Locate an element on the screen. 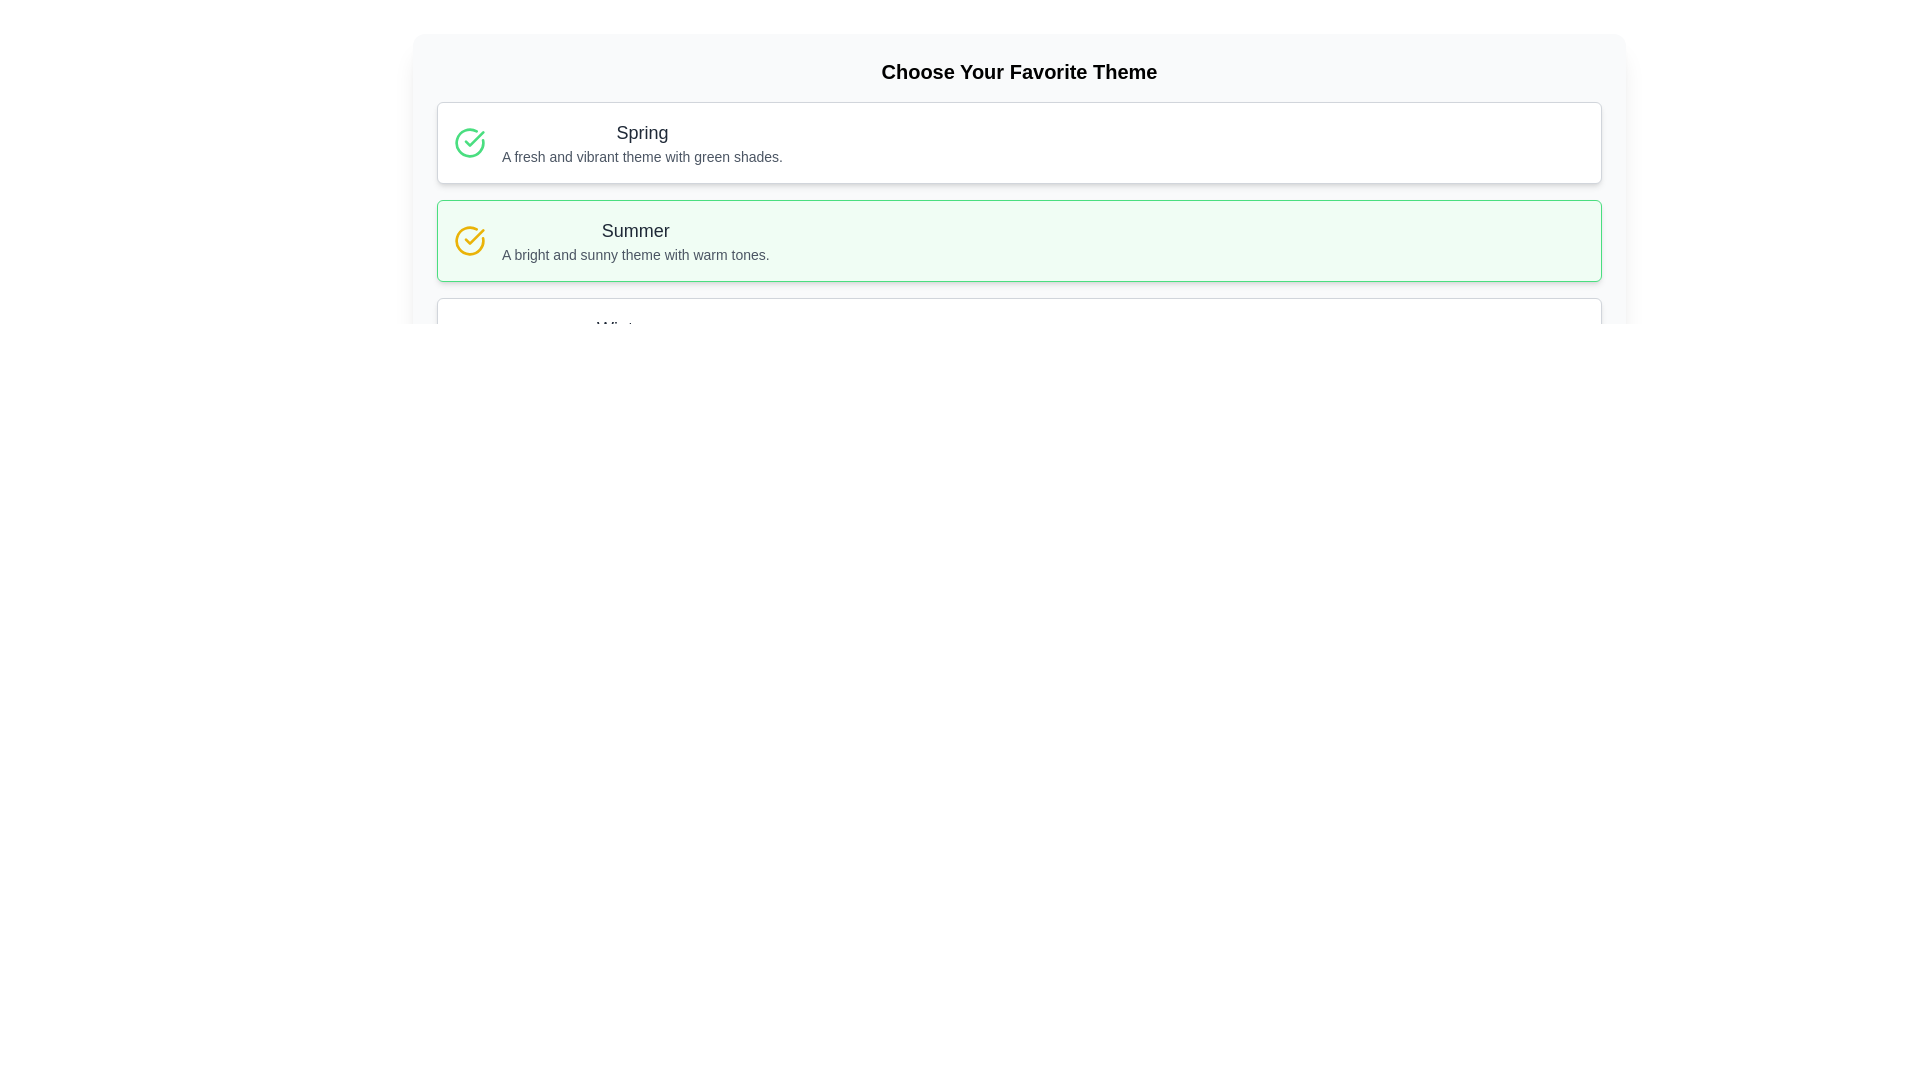 The width and height of the screenshot is (1920, 1080). the text content element titled 'Spring' with a subtitle 'A fresh and vibrant theme with green shades', which is aligned to the left within a white background card is located at coordinates (642, 141).